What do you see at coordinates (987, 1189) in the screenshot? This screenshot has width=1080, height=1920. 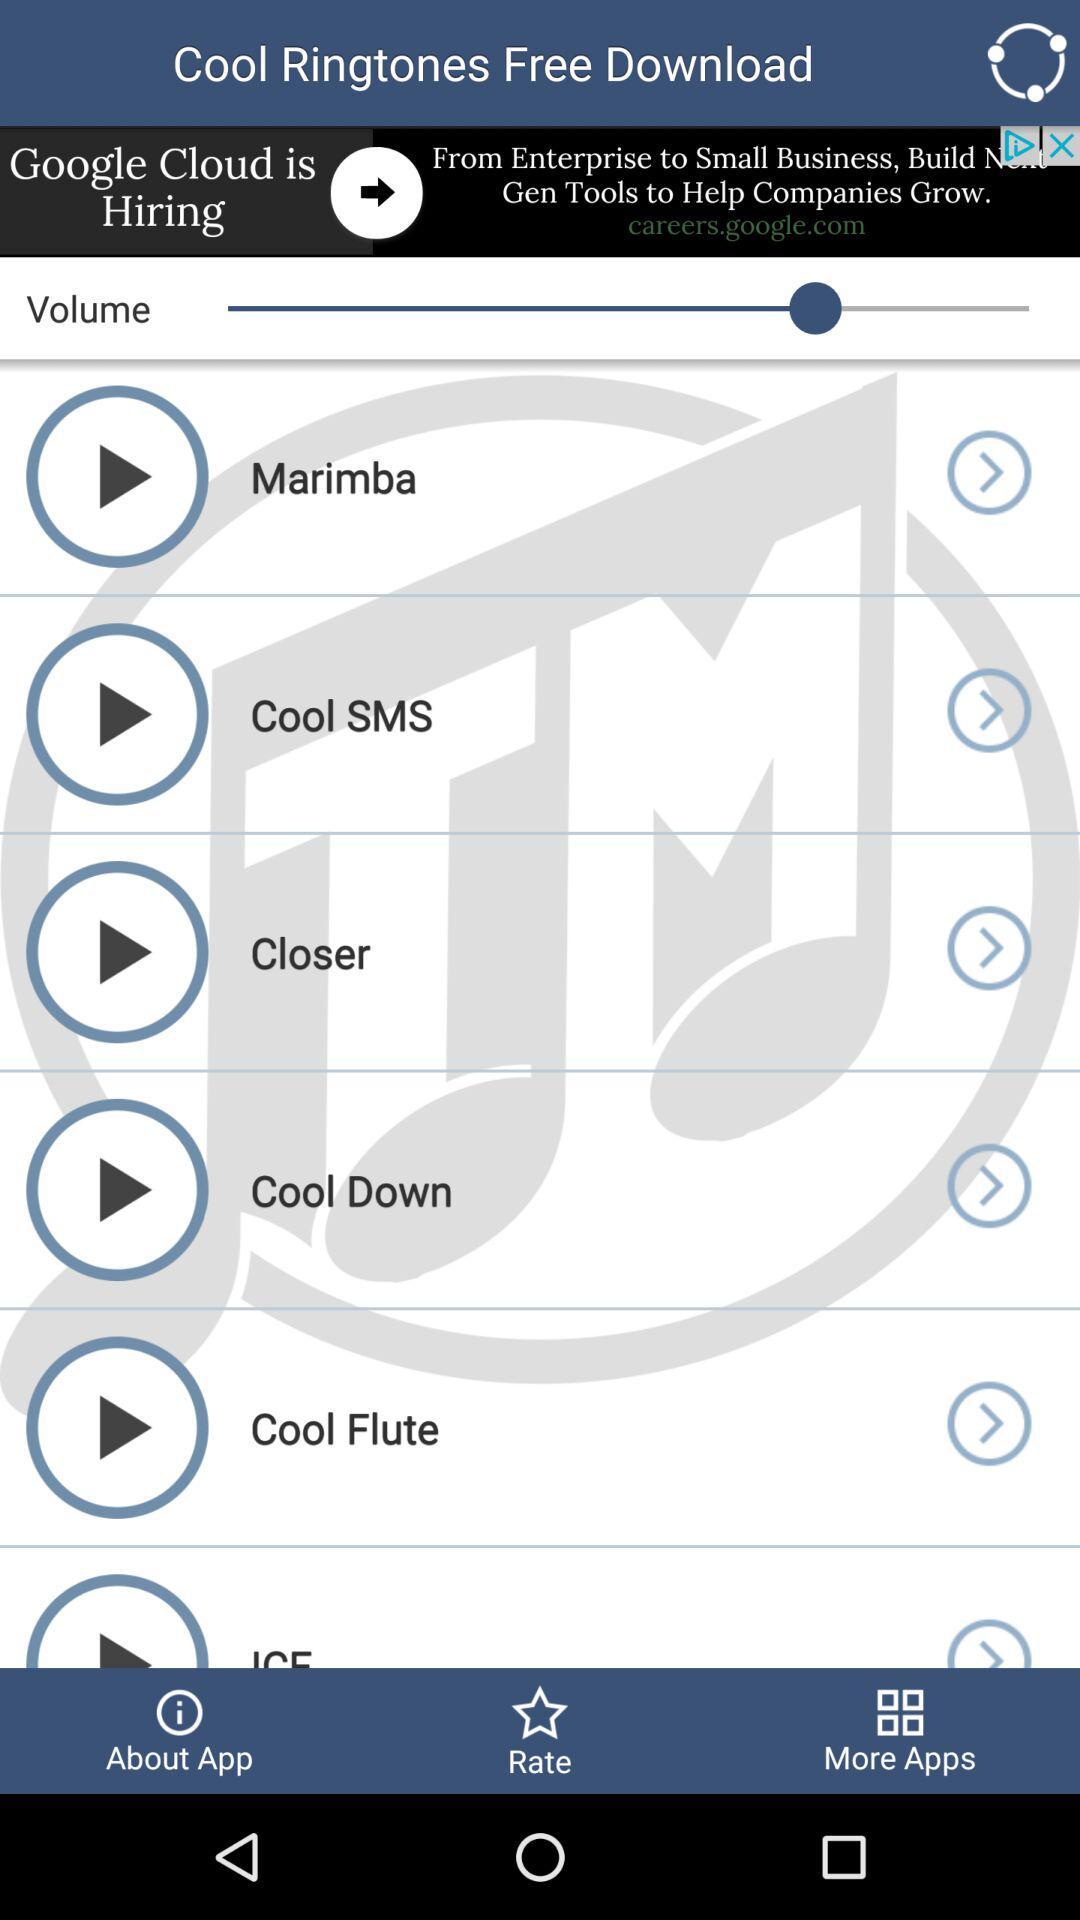 I see `song` at bounding box center [987, 1189].